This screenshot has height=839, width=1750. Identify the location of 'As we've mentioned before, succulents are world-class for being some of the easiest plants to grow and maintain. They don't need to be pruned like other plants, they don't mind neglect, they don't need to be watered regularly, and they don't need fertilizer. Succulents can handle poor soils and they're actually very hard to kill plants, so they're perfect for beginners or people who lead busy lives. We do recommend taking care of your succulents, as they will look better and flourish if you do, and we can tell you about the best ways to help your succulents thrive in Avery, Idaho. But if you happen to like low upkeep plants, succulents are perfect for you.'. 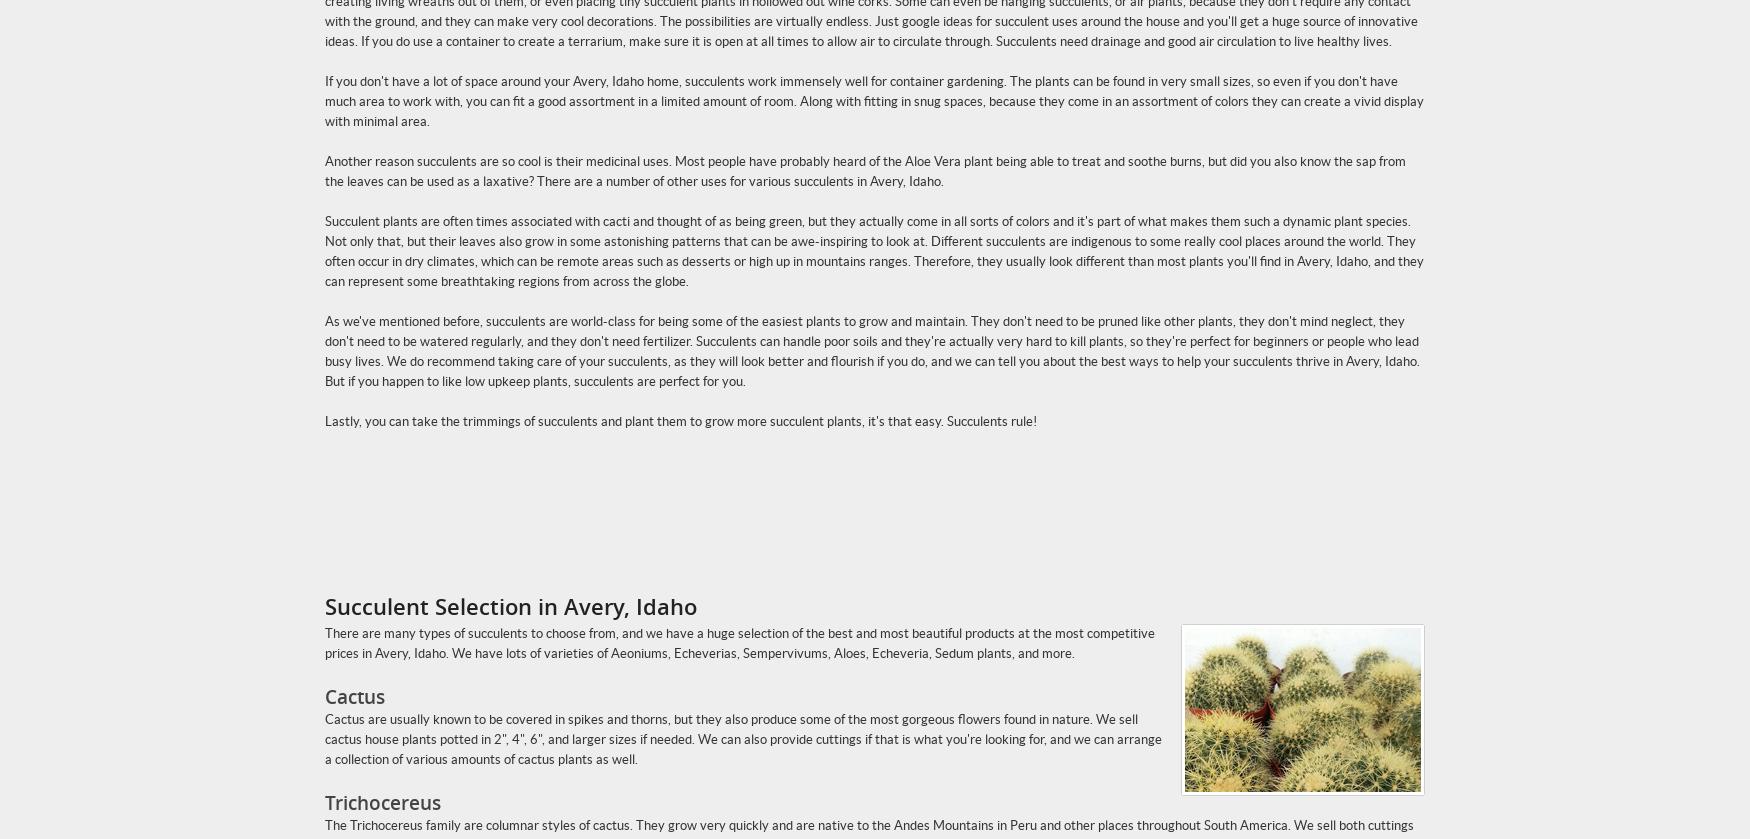
(872, 351).